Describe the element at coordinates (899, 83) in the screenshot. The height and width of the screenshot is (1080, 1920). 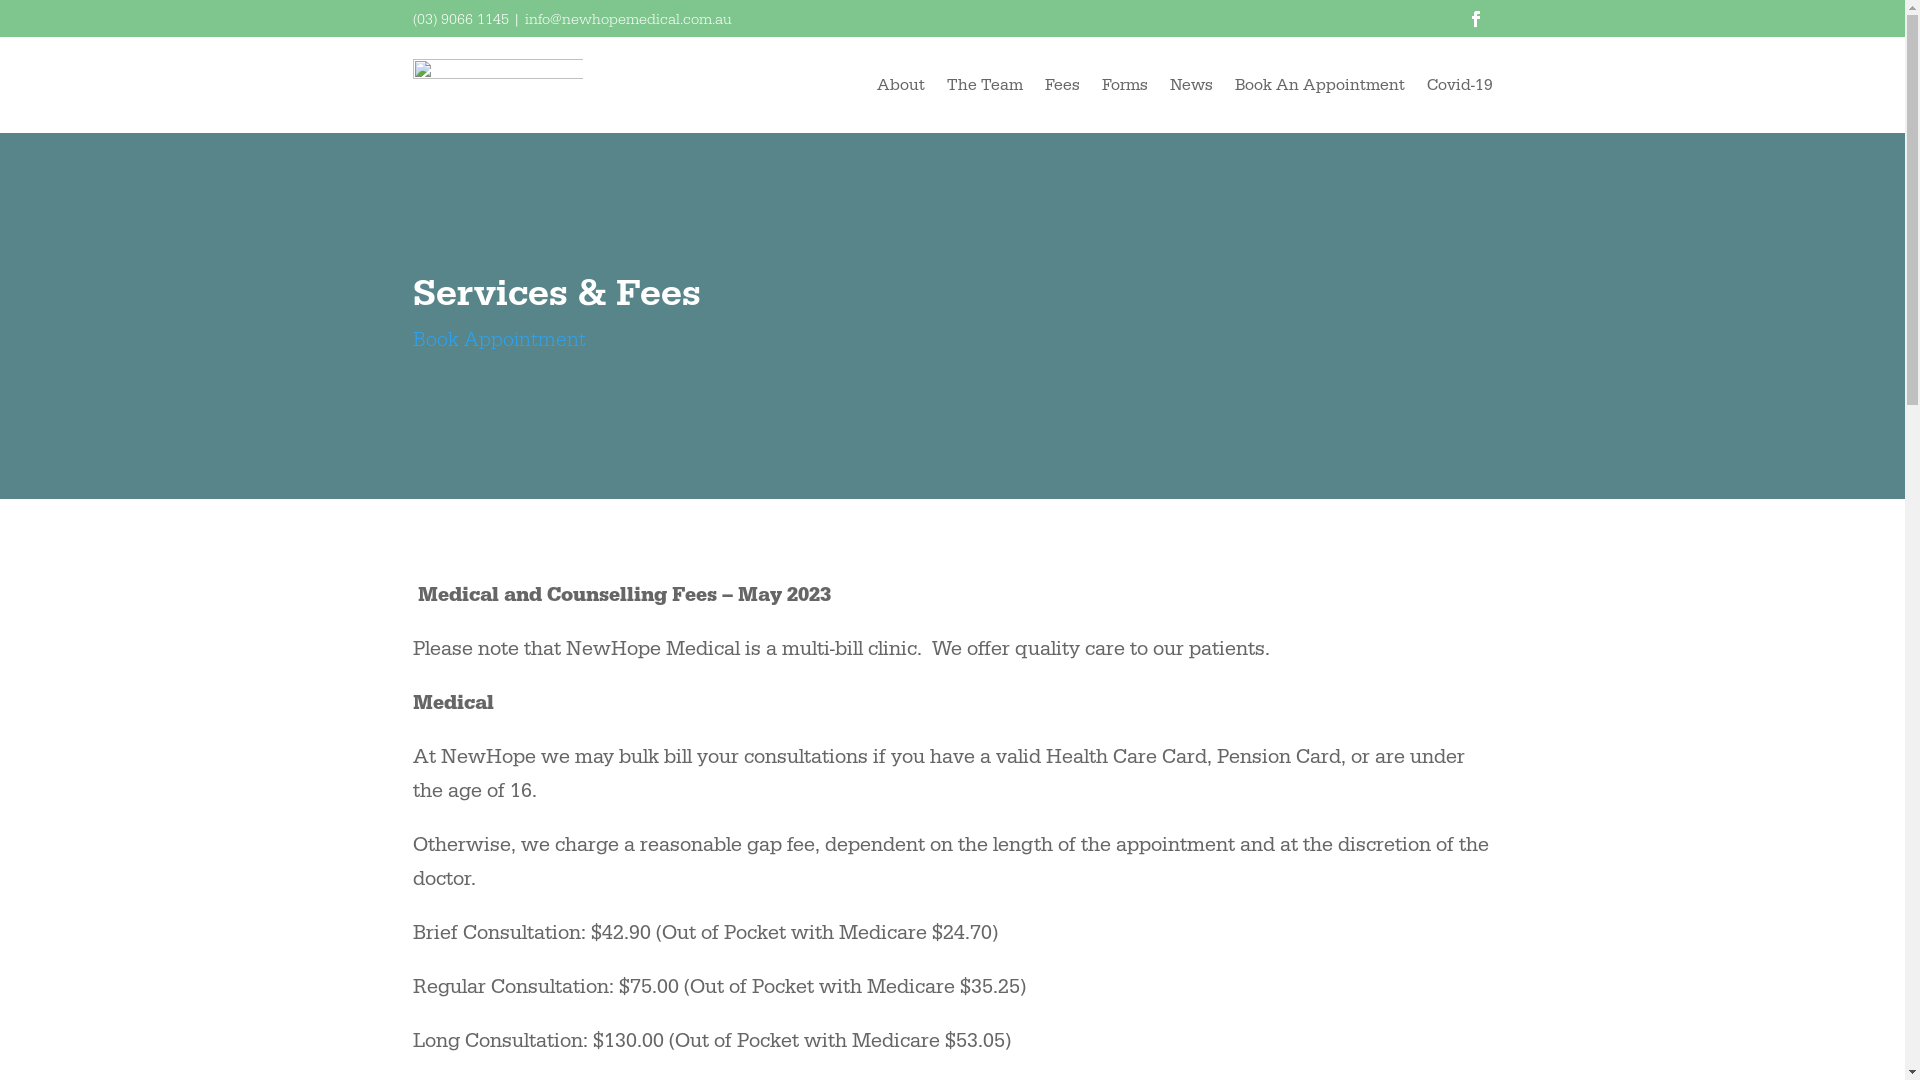
I see `'About'` at that location.